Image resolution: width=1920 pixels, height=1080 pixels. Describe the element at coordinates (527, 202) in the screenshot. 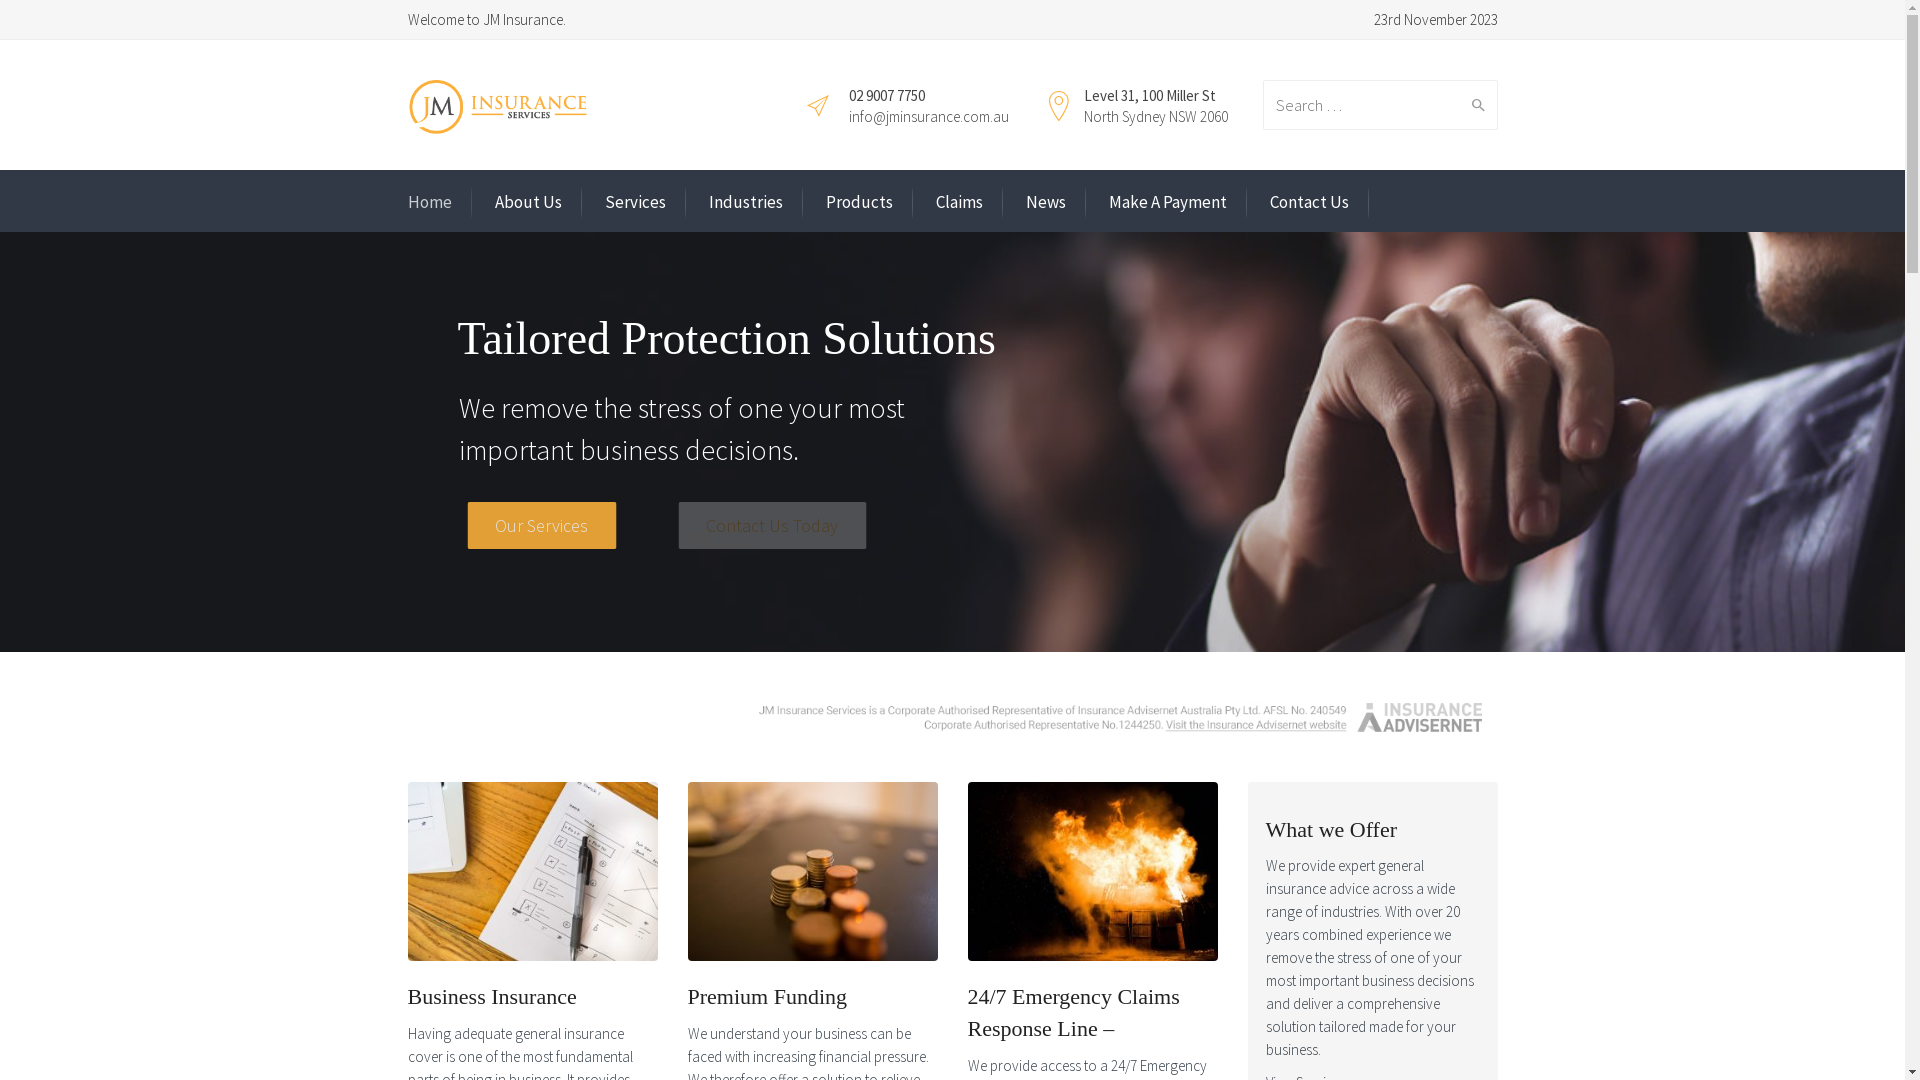

I see `'About Us'` at that location.